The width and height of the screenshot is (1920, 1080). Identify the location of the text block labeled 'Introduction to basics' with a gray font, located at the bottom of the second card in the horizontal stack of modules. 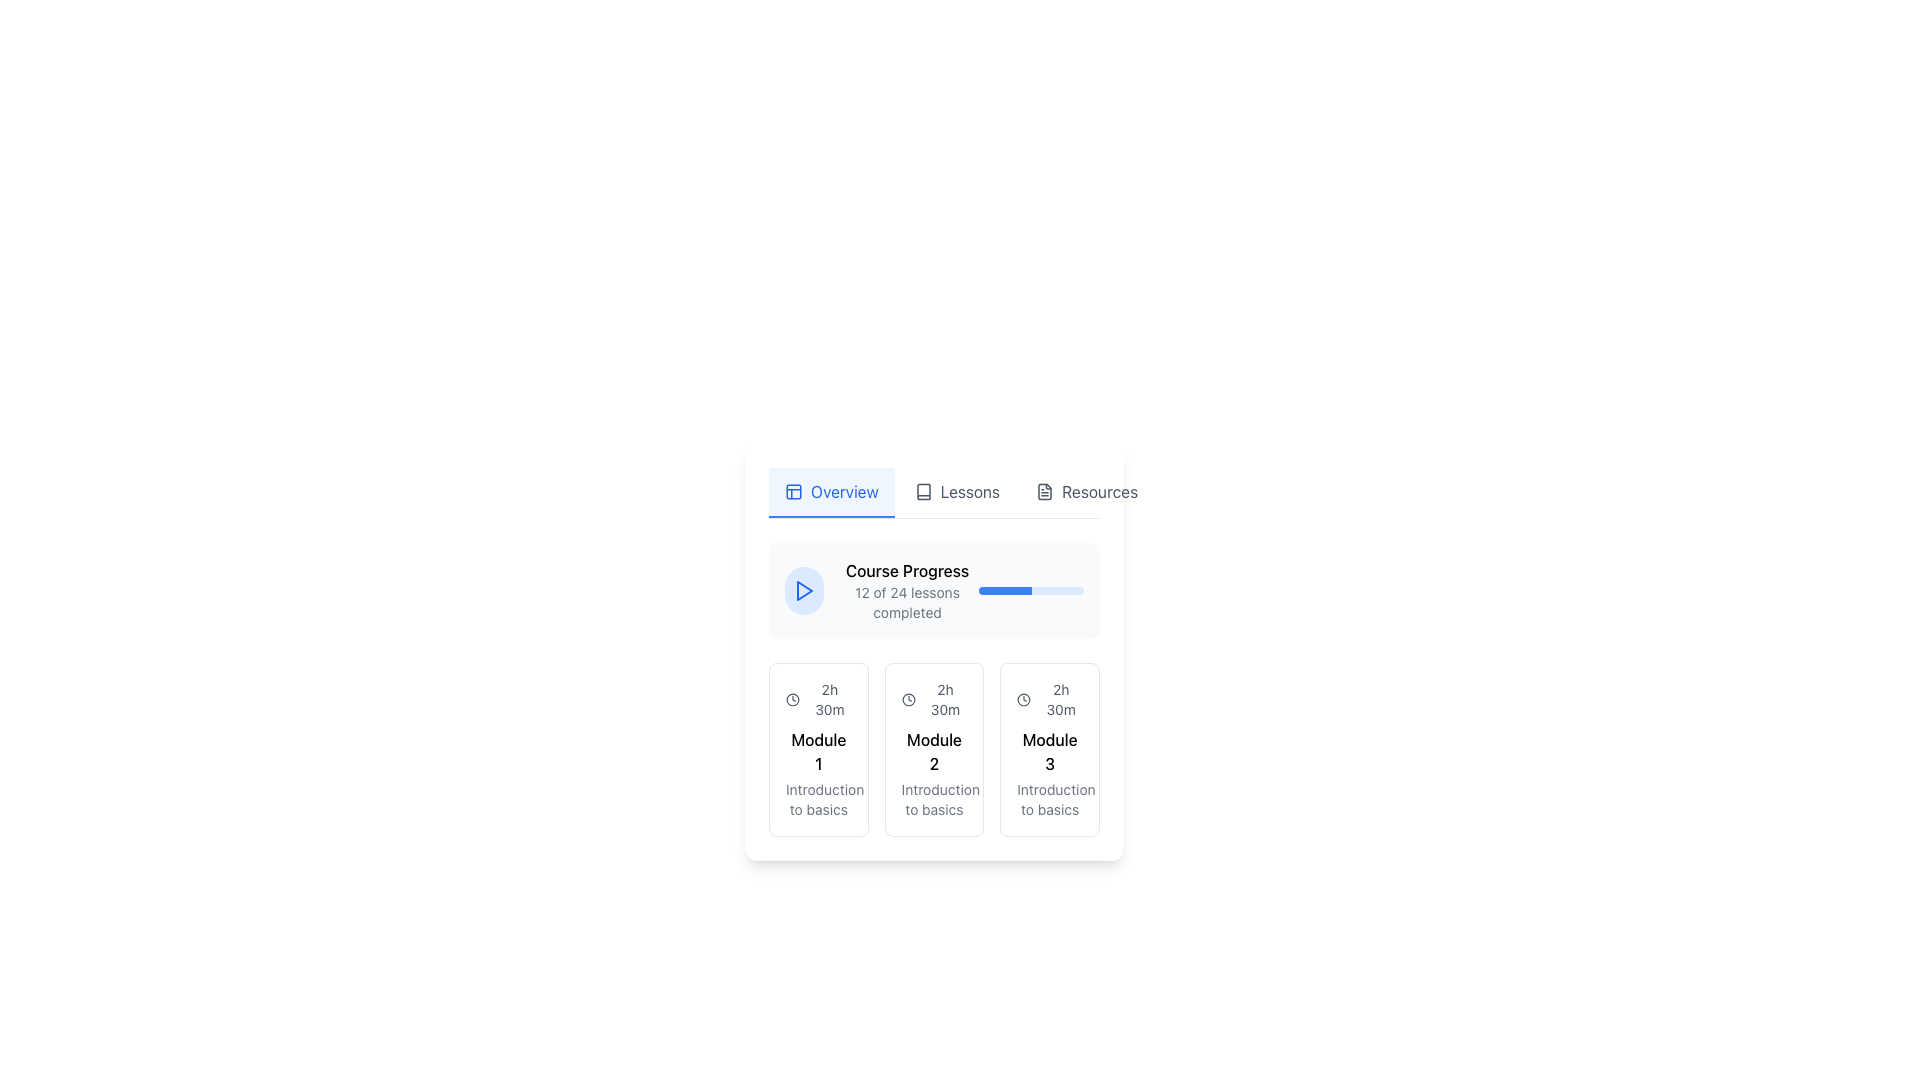
(933, 798).